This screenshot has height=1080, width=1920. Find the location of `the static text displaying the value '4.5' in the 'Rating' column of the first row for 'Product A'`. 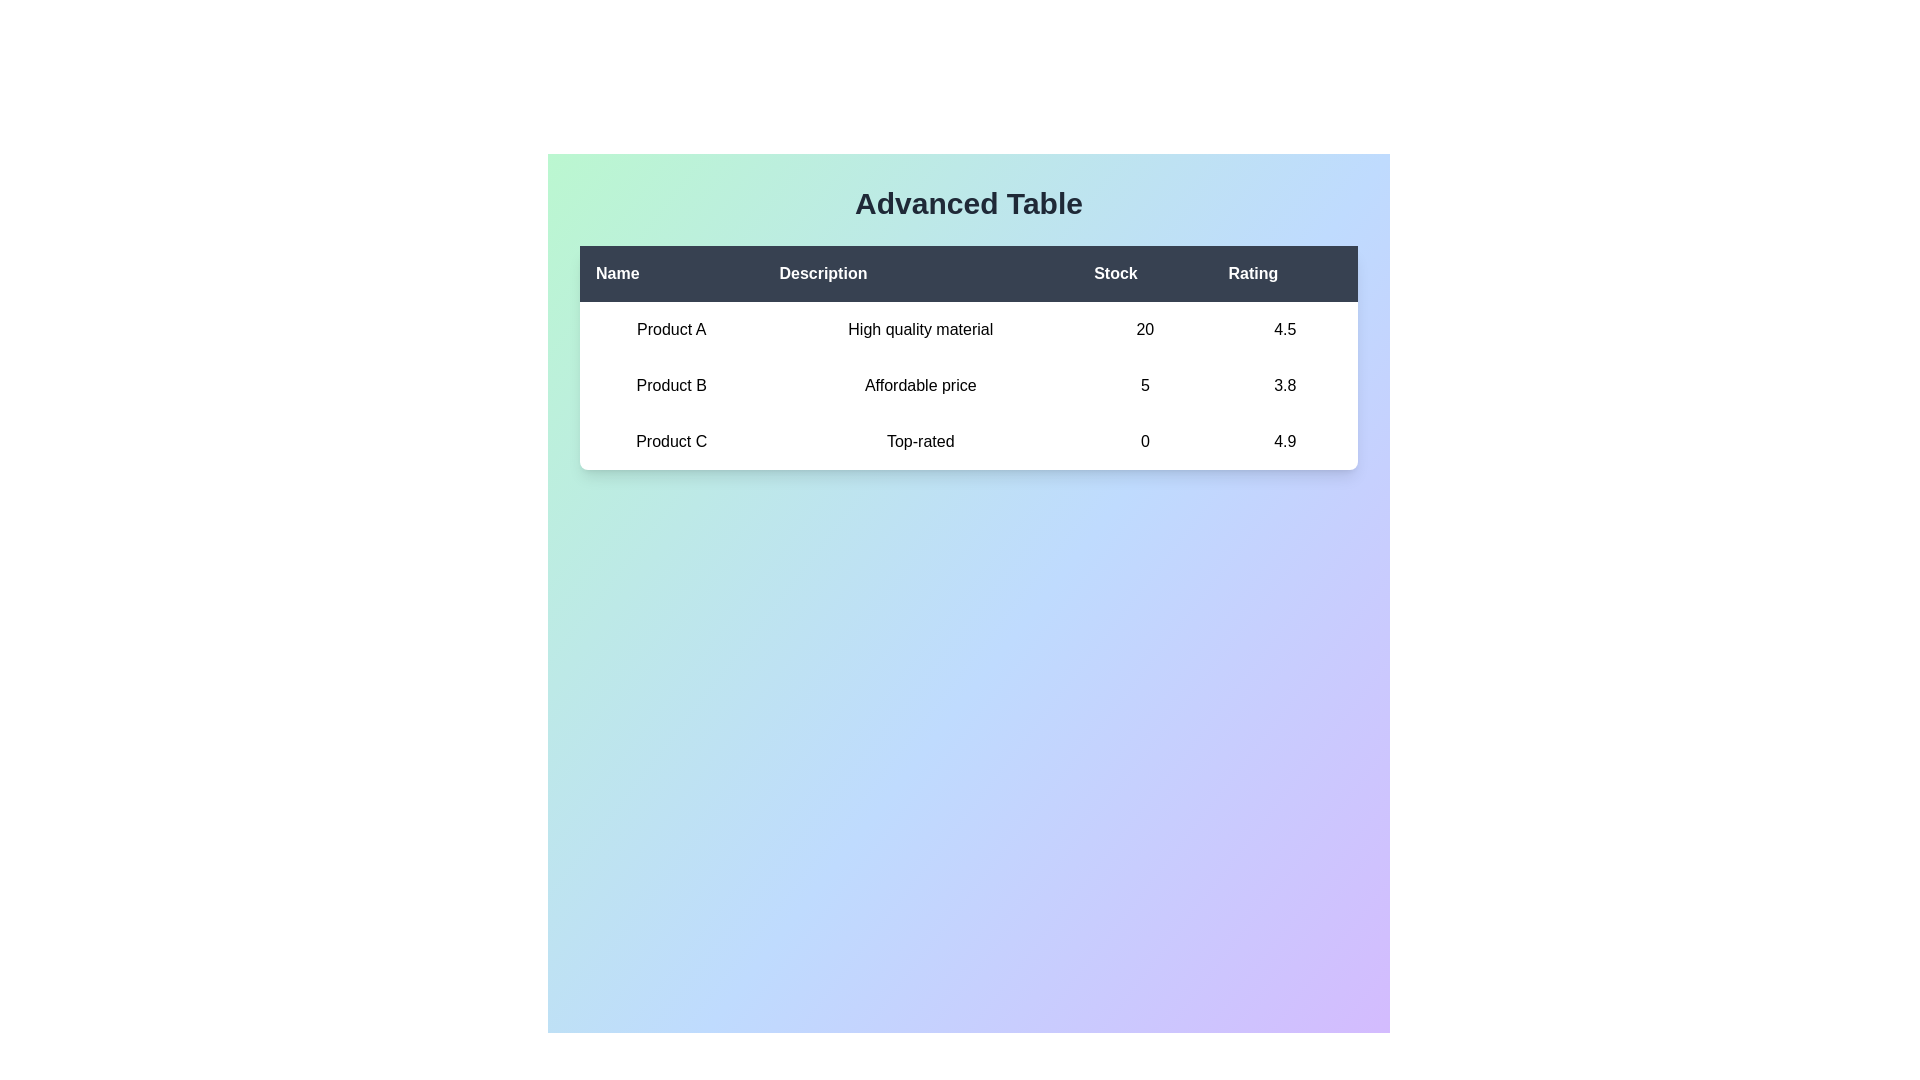

the static text displaying the value '4.5' in the 'Rating' column of the first row for 'Product A' is located at coordinates (1285, 329).